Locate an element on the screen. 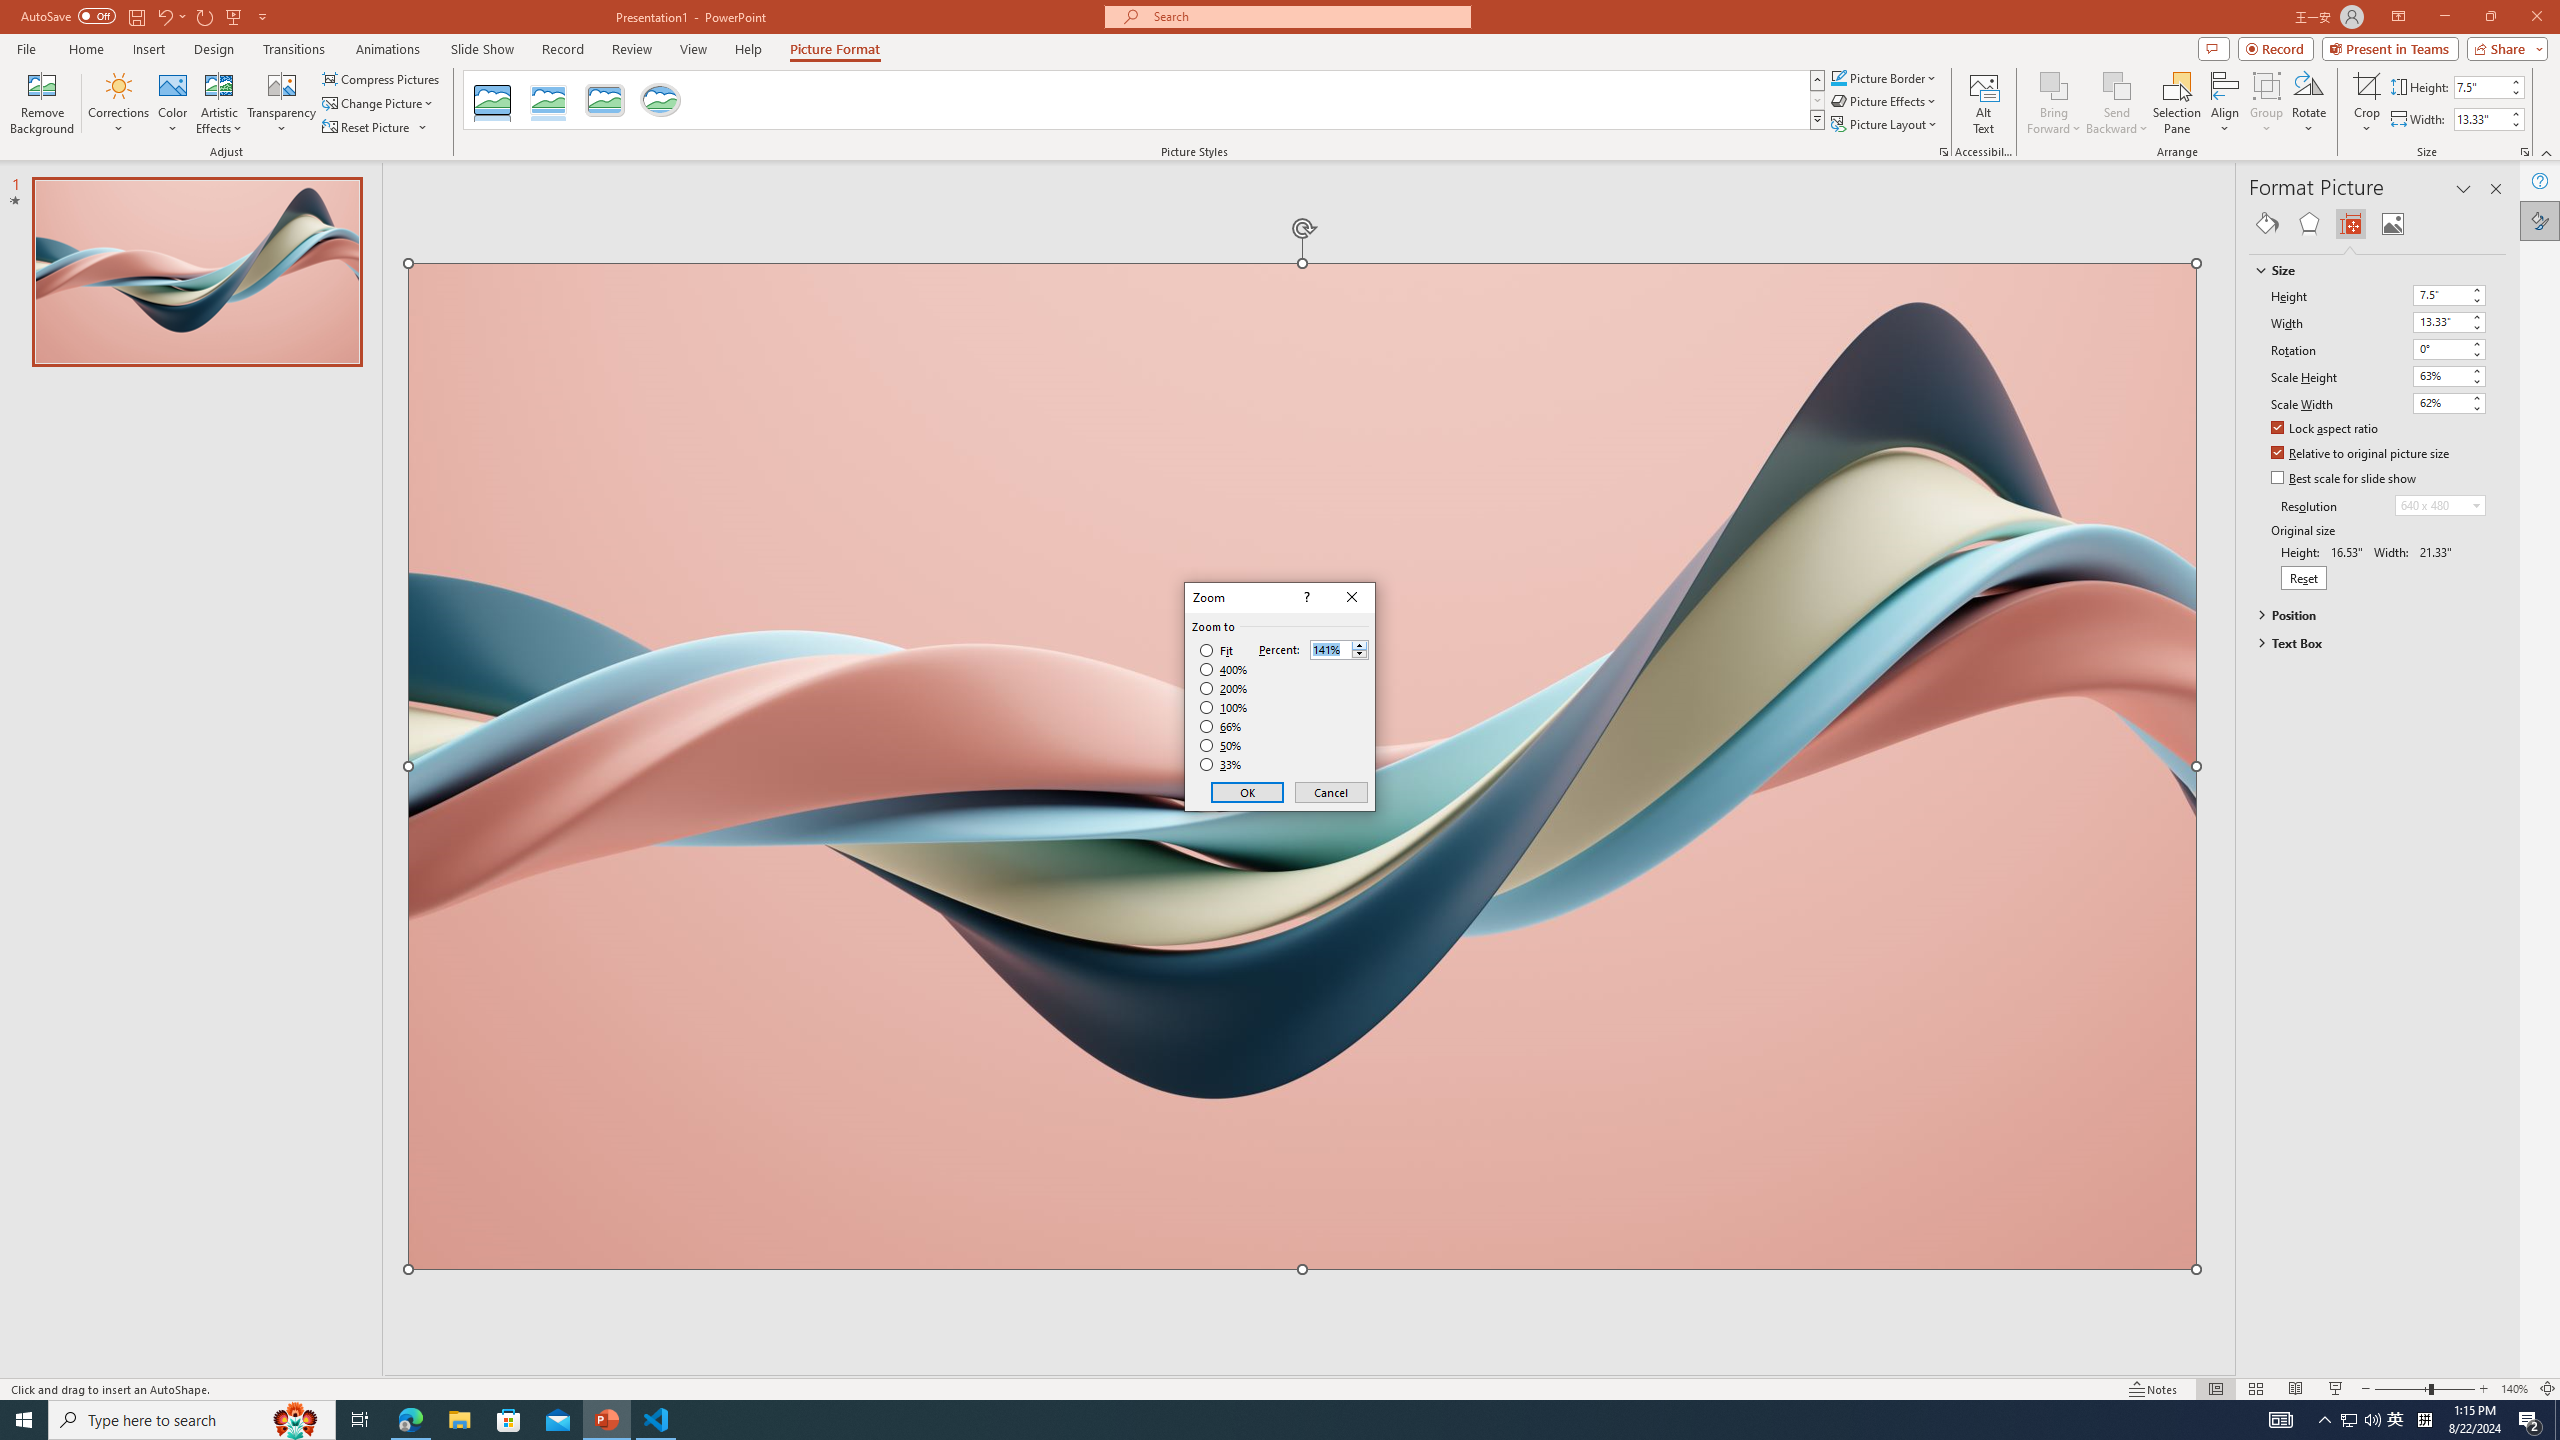 Image resolution: width=2560 pixels, height=1440 pixels. 'Crop' is located at coordinates (2365, 84).